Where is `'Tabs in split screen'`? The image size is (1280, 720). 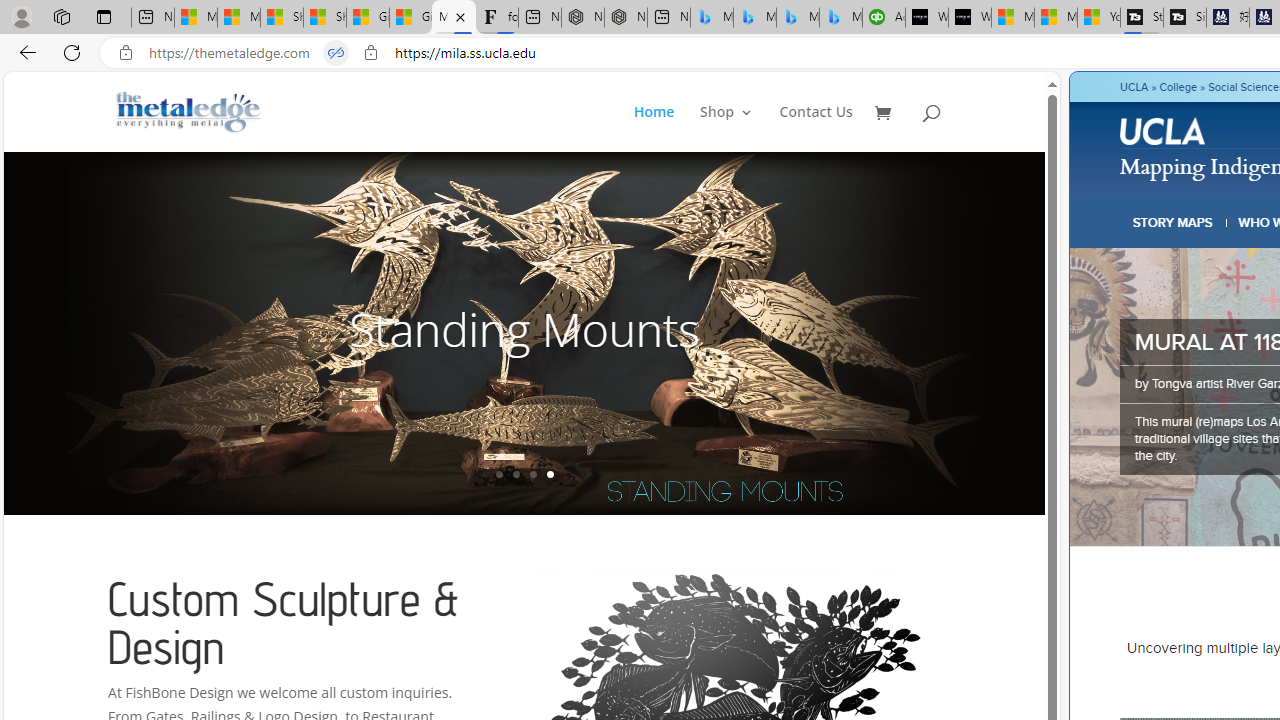 'Tabs in split screen' is located at coordinates (336, 52).